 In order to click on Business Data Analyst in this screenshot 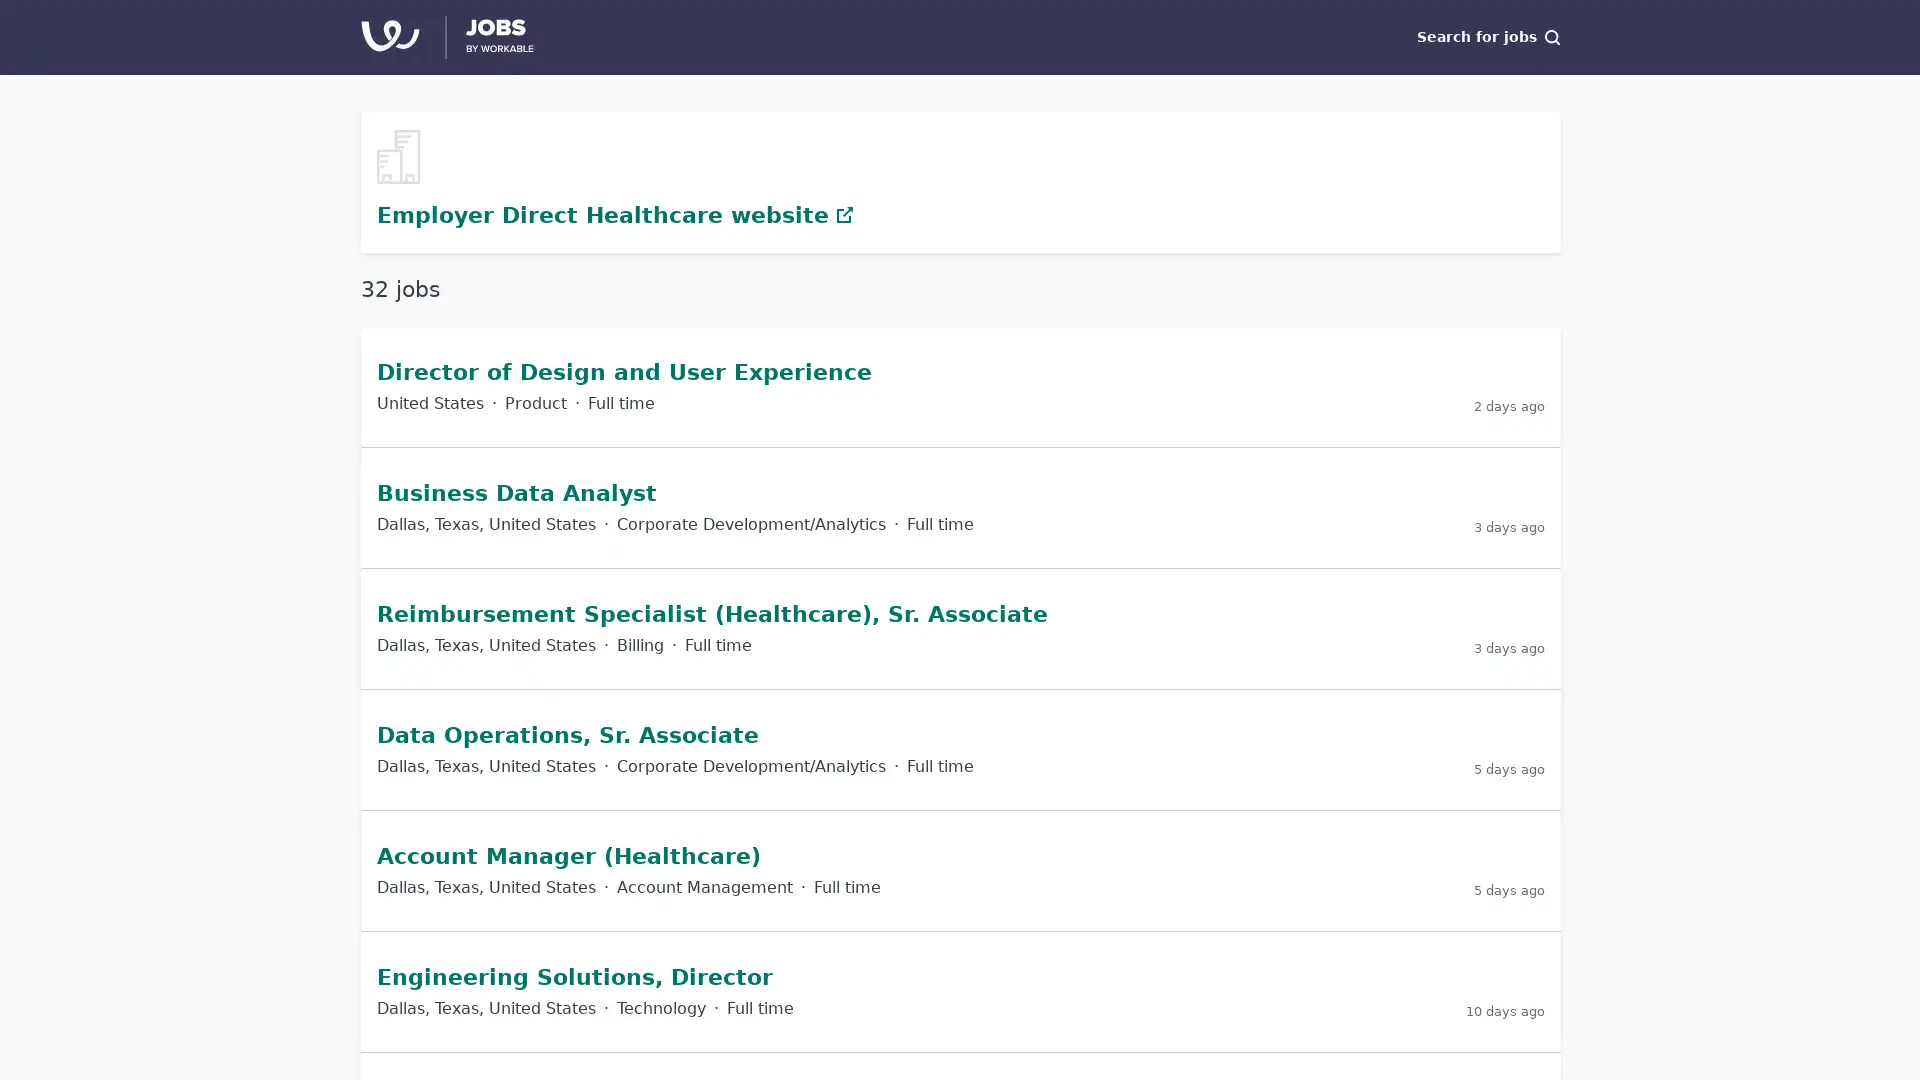, I will do `click(517, 492)`.